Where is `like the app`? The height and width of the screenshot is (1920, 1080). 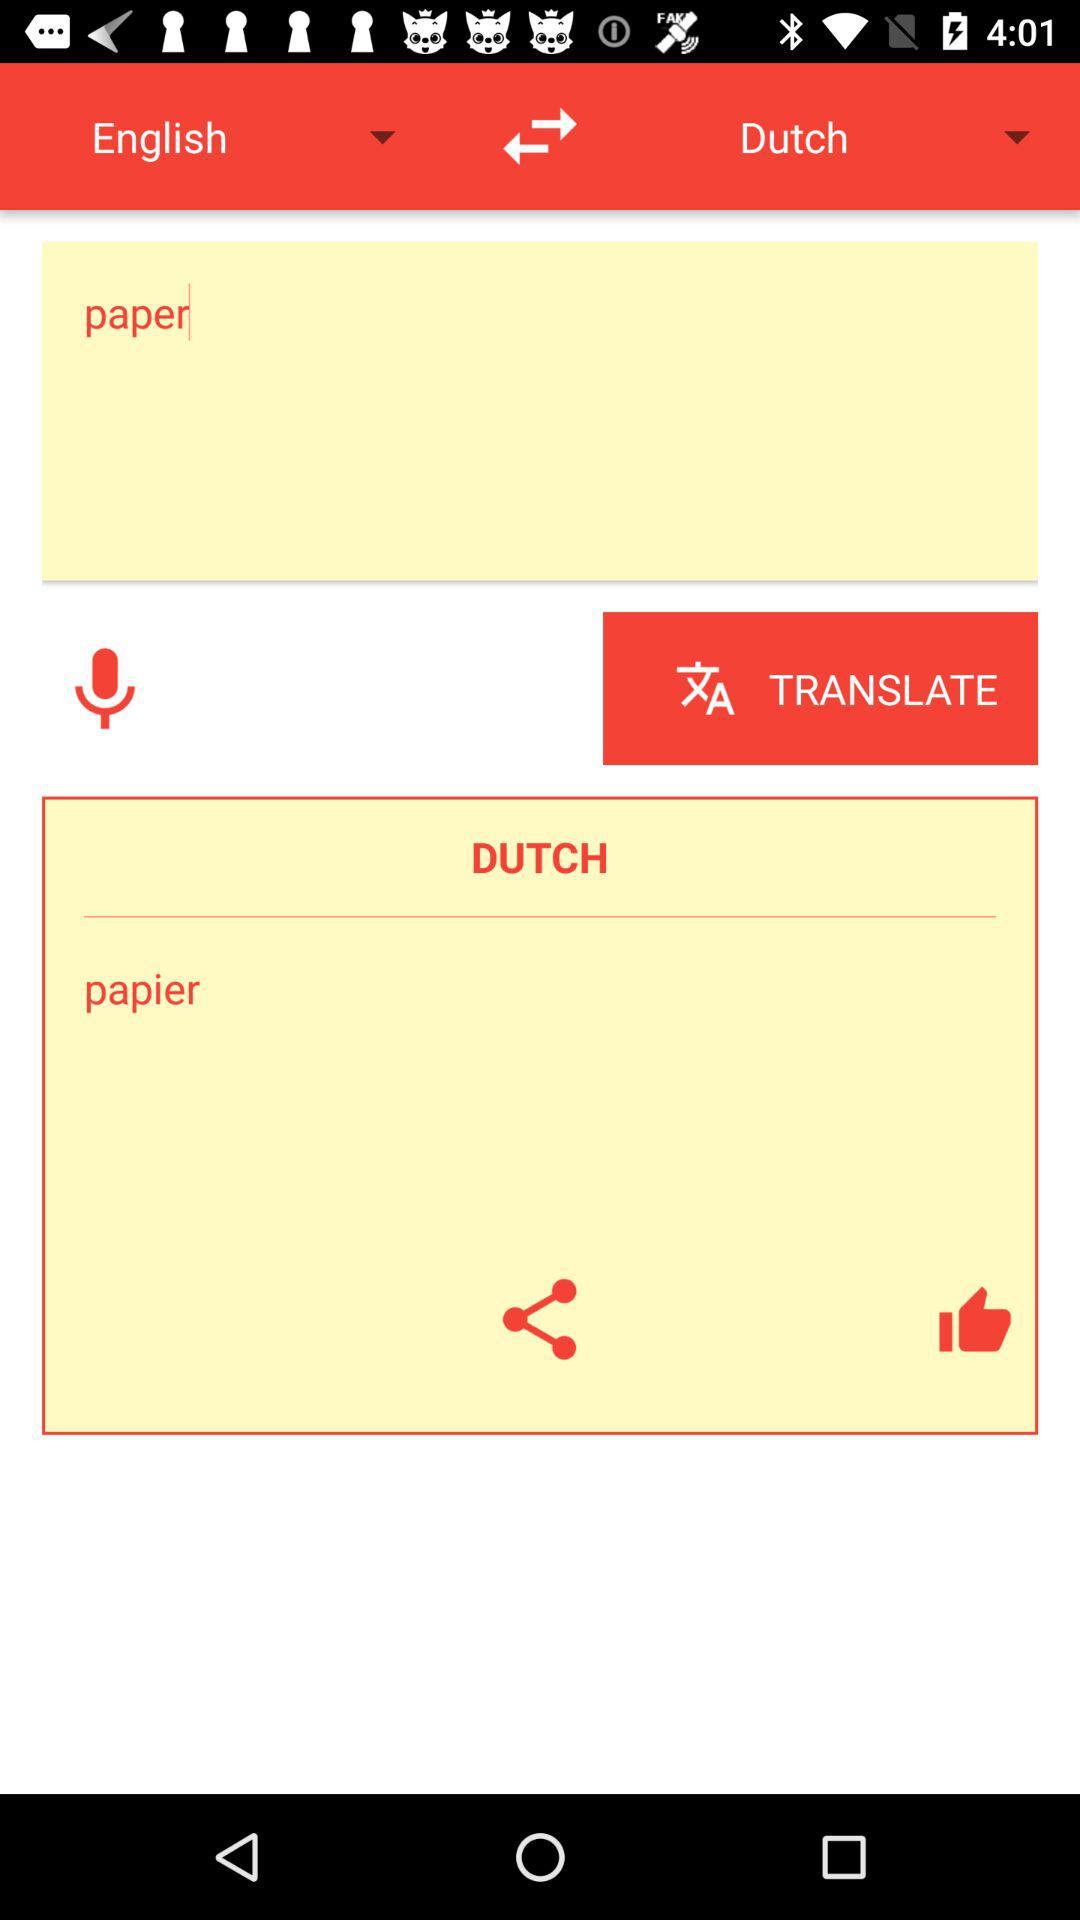
like the app is located at coordinates (974, 1319).